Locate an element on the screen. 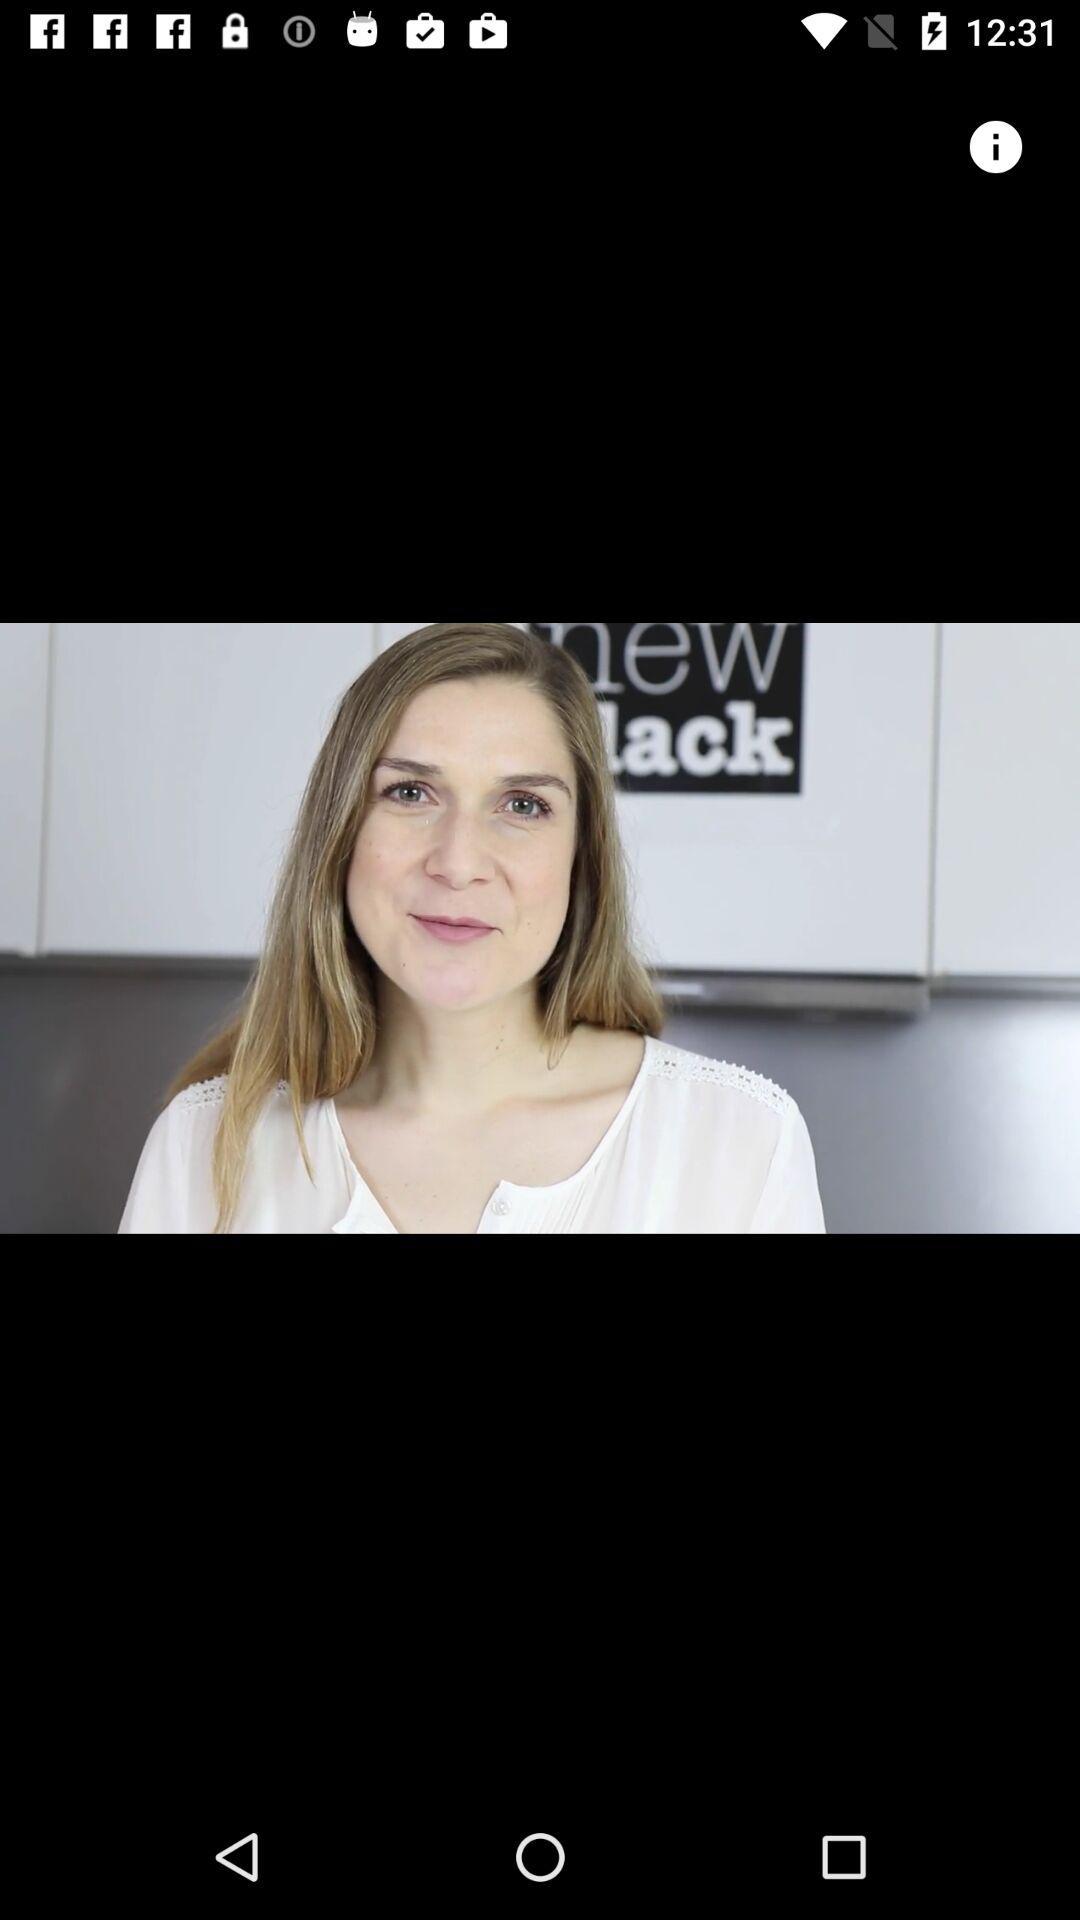  menu page is located at coordinates (995, 146).